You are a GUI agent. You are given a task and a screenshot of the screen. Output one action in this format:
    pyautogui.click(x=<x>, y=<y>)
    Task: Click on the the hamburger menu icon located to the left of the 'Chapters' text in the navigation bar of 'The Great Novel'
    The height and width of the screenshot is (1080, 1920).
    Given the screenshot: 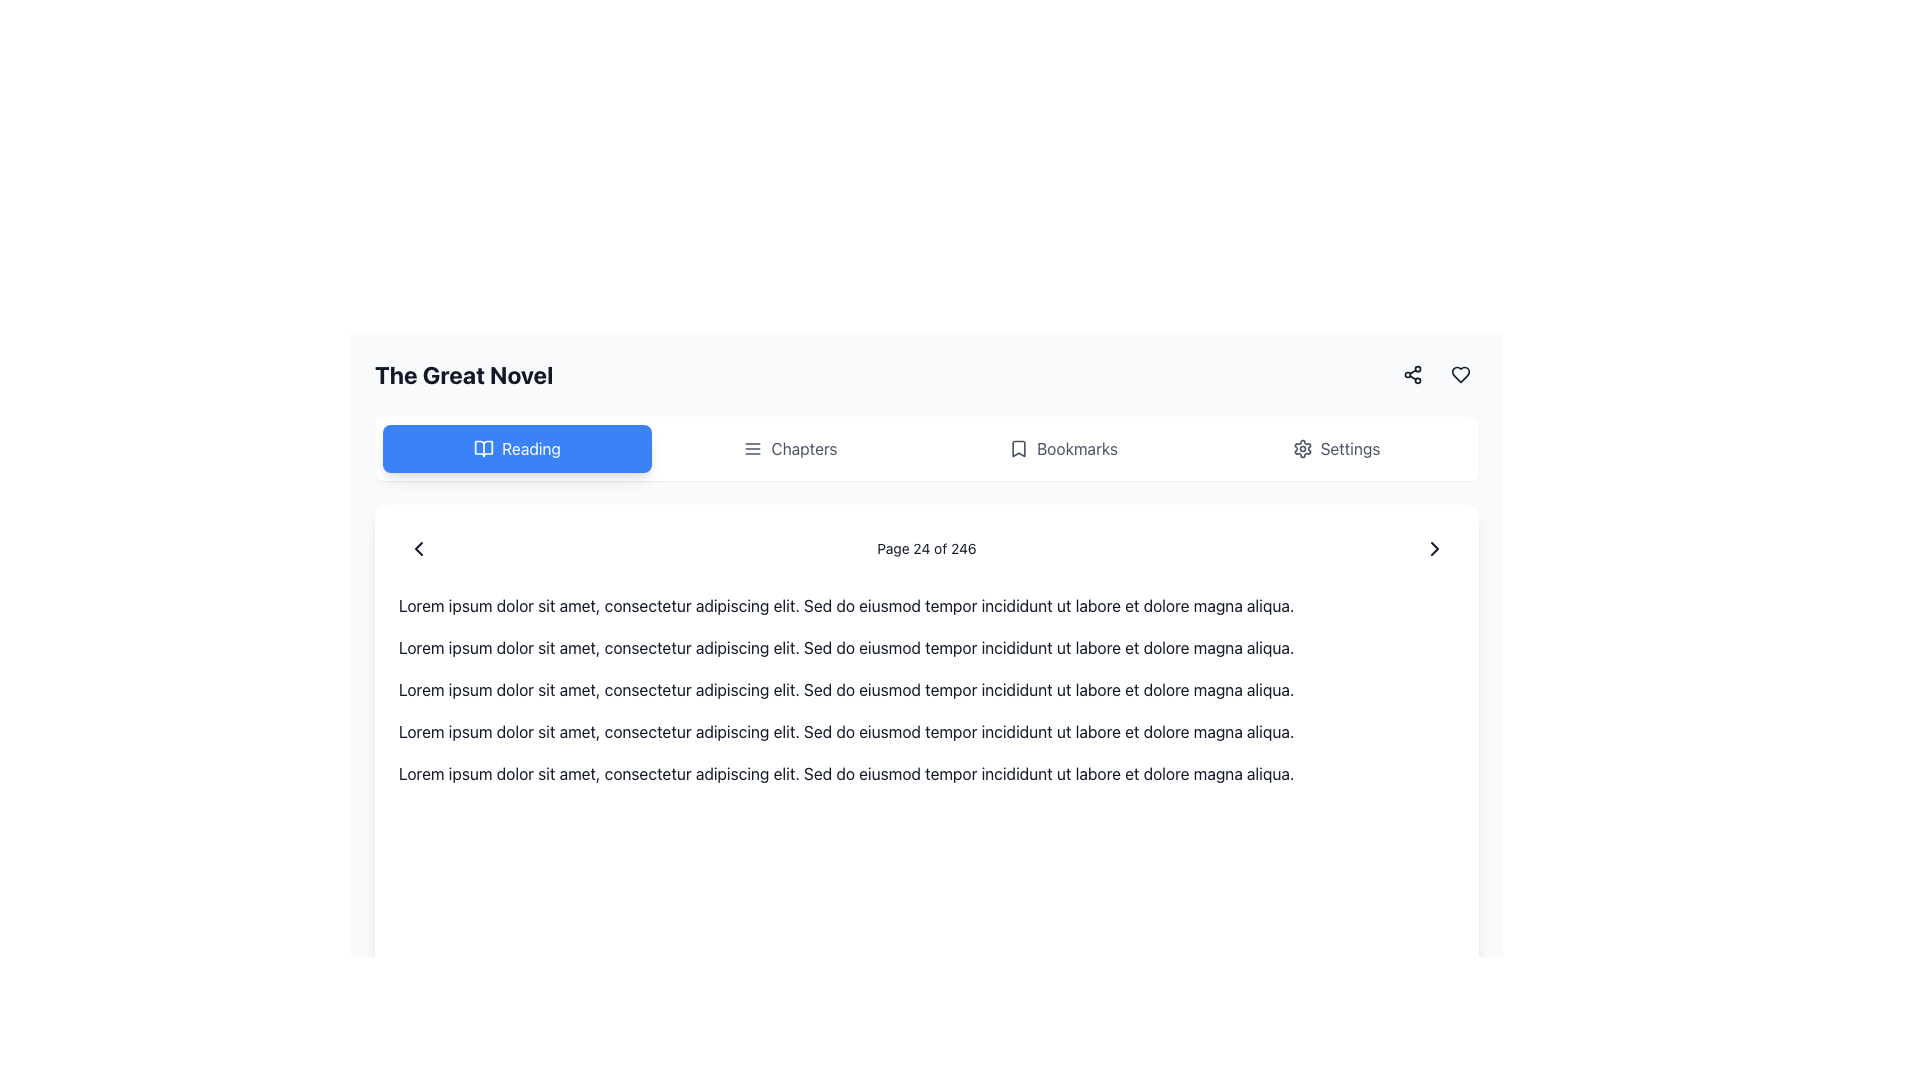 What is the action you would take?
    pyautogui.click(x=752, y=447)
    